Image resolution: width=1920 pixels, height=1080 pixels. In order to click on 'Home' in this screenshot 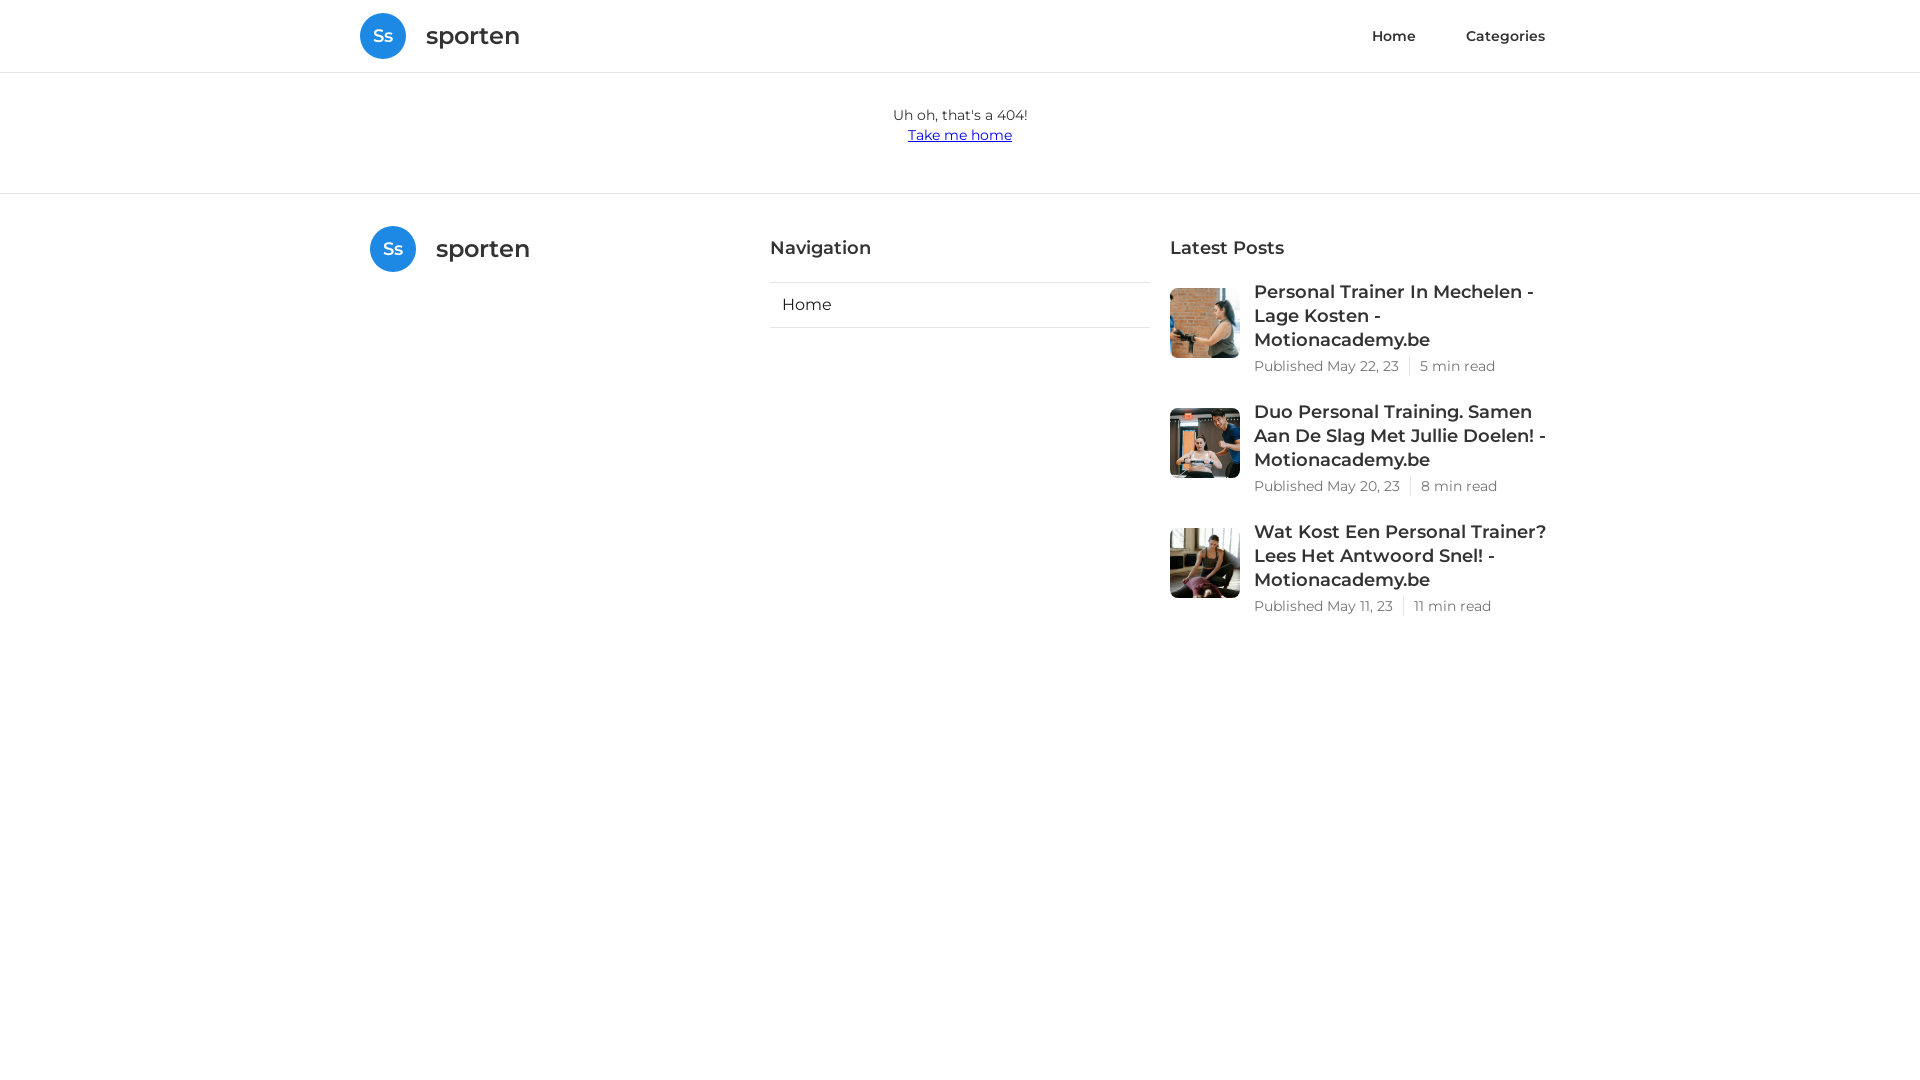, I will do `click(960, 304)`.